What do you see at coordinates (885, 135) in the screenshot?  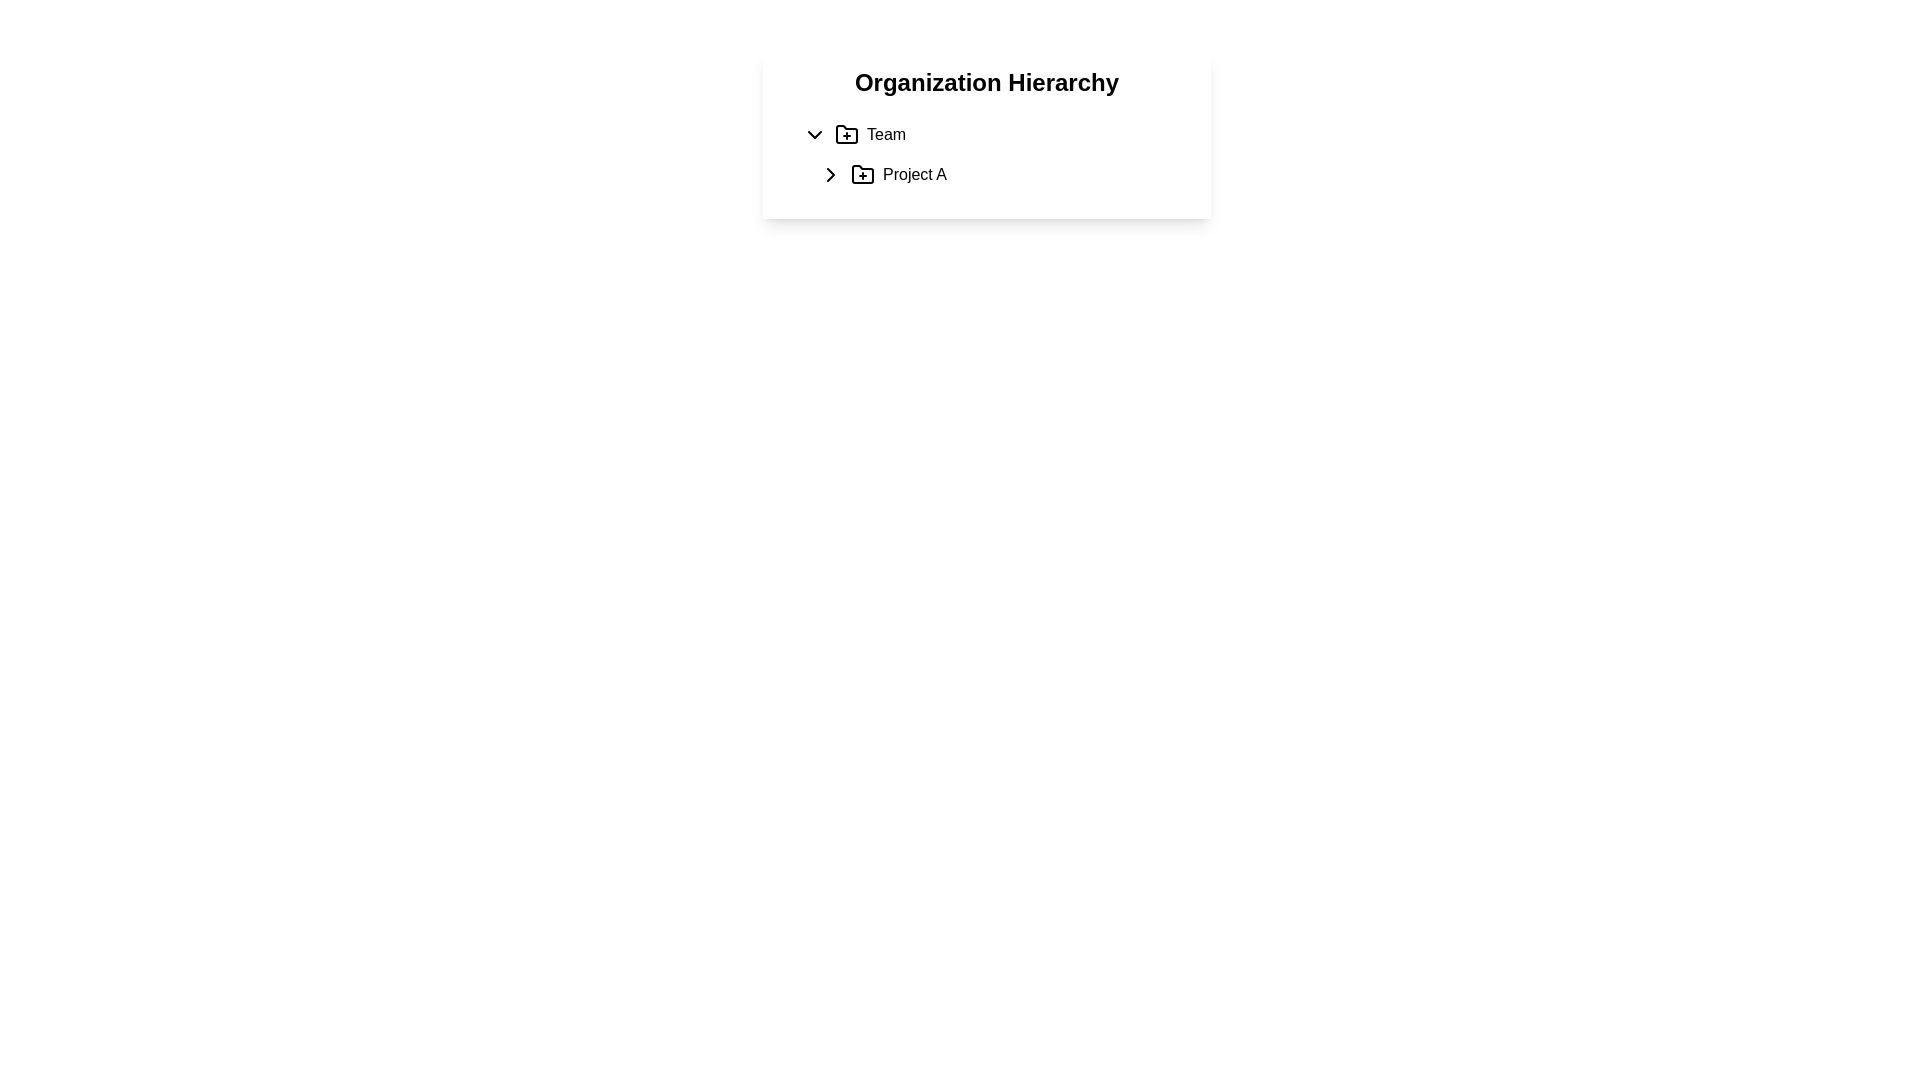 I see `the text label 'Team'` at bounding box center [885, 135].